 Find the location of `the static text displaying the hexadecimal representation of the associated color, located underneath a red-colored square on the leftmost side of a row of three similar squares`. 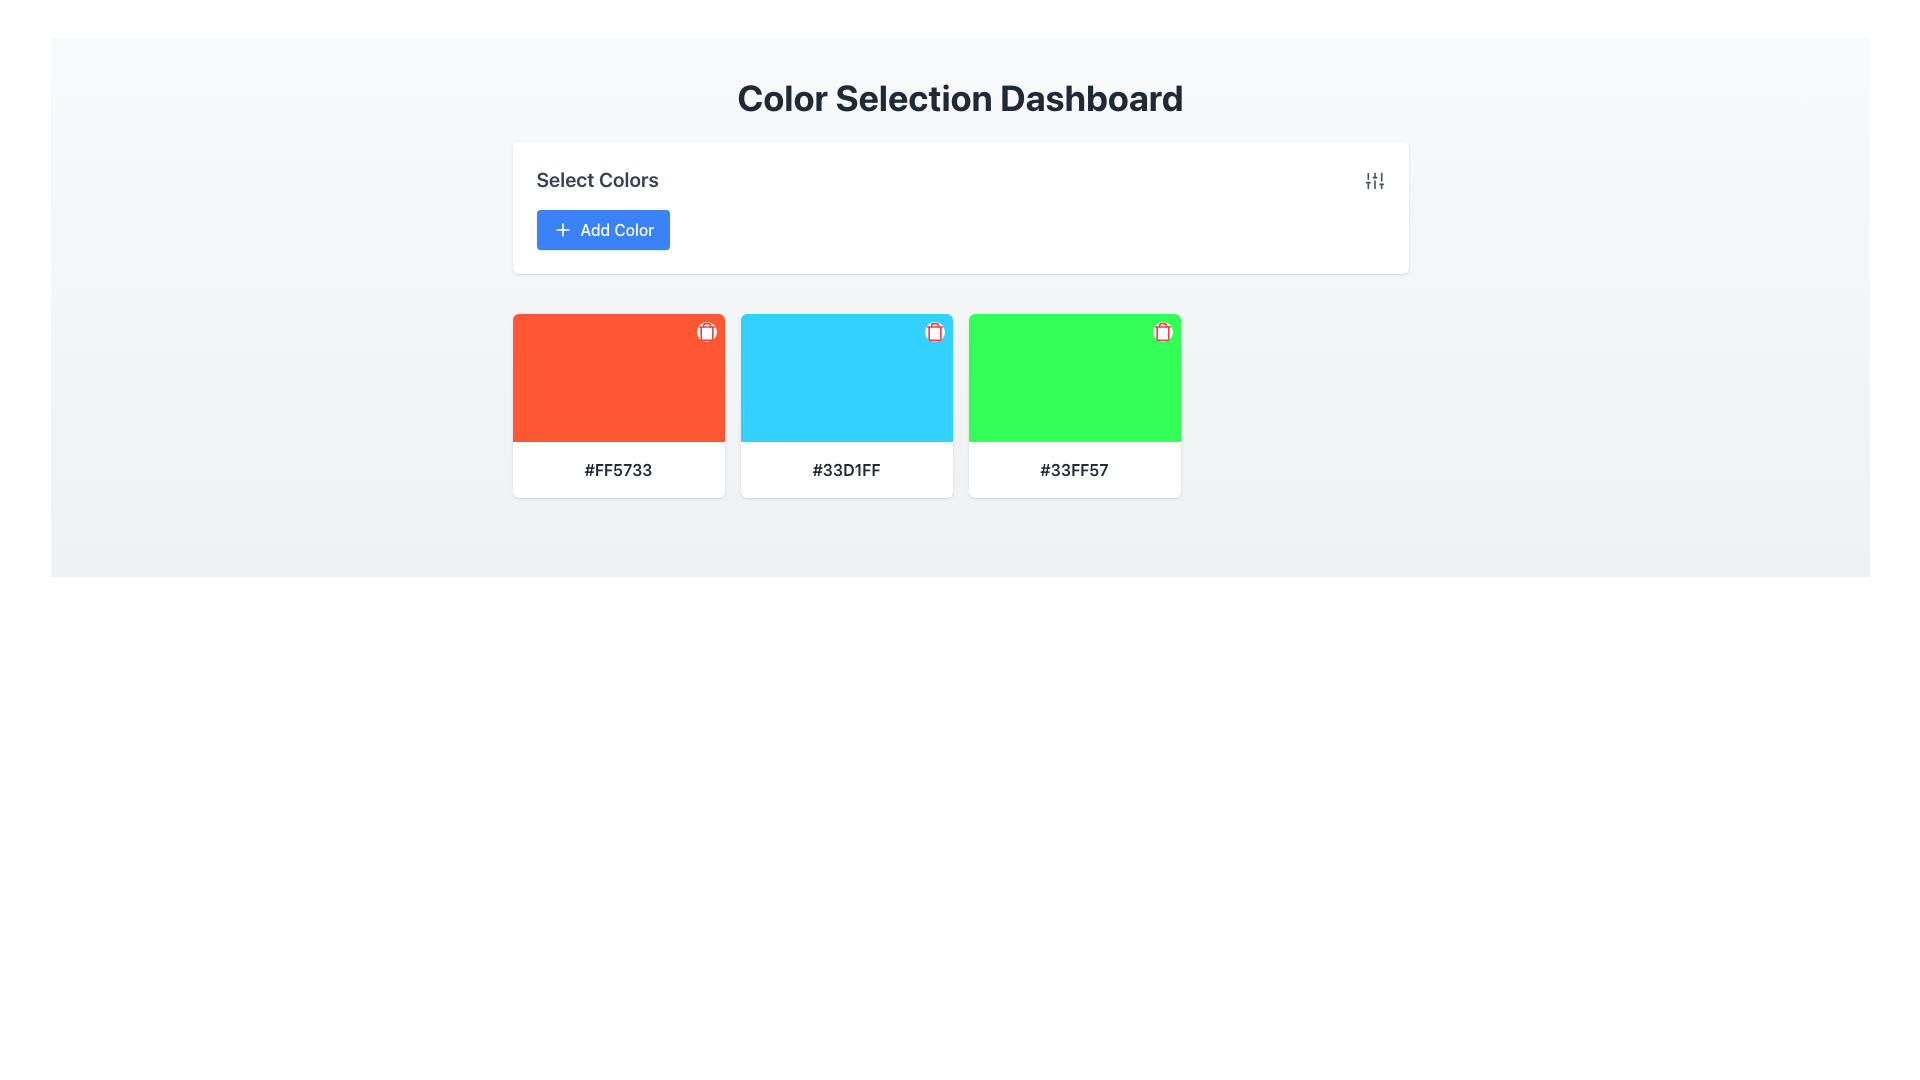

the static text displaying the hexadecimal representation of the associated color, located underneath a red-colored square on the leftmost side of a row of three similar squares is located at coordinates (617, 470).